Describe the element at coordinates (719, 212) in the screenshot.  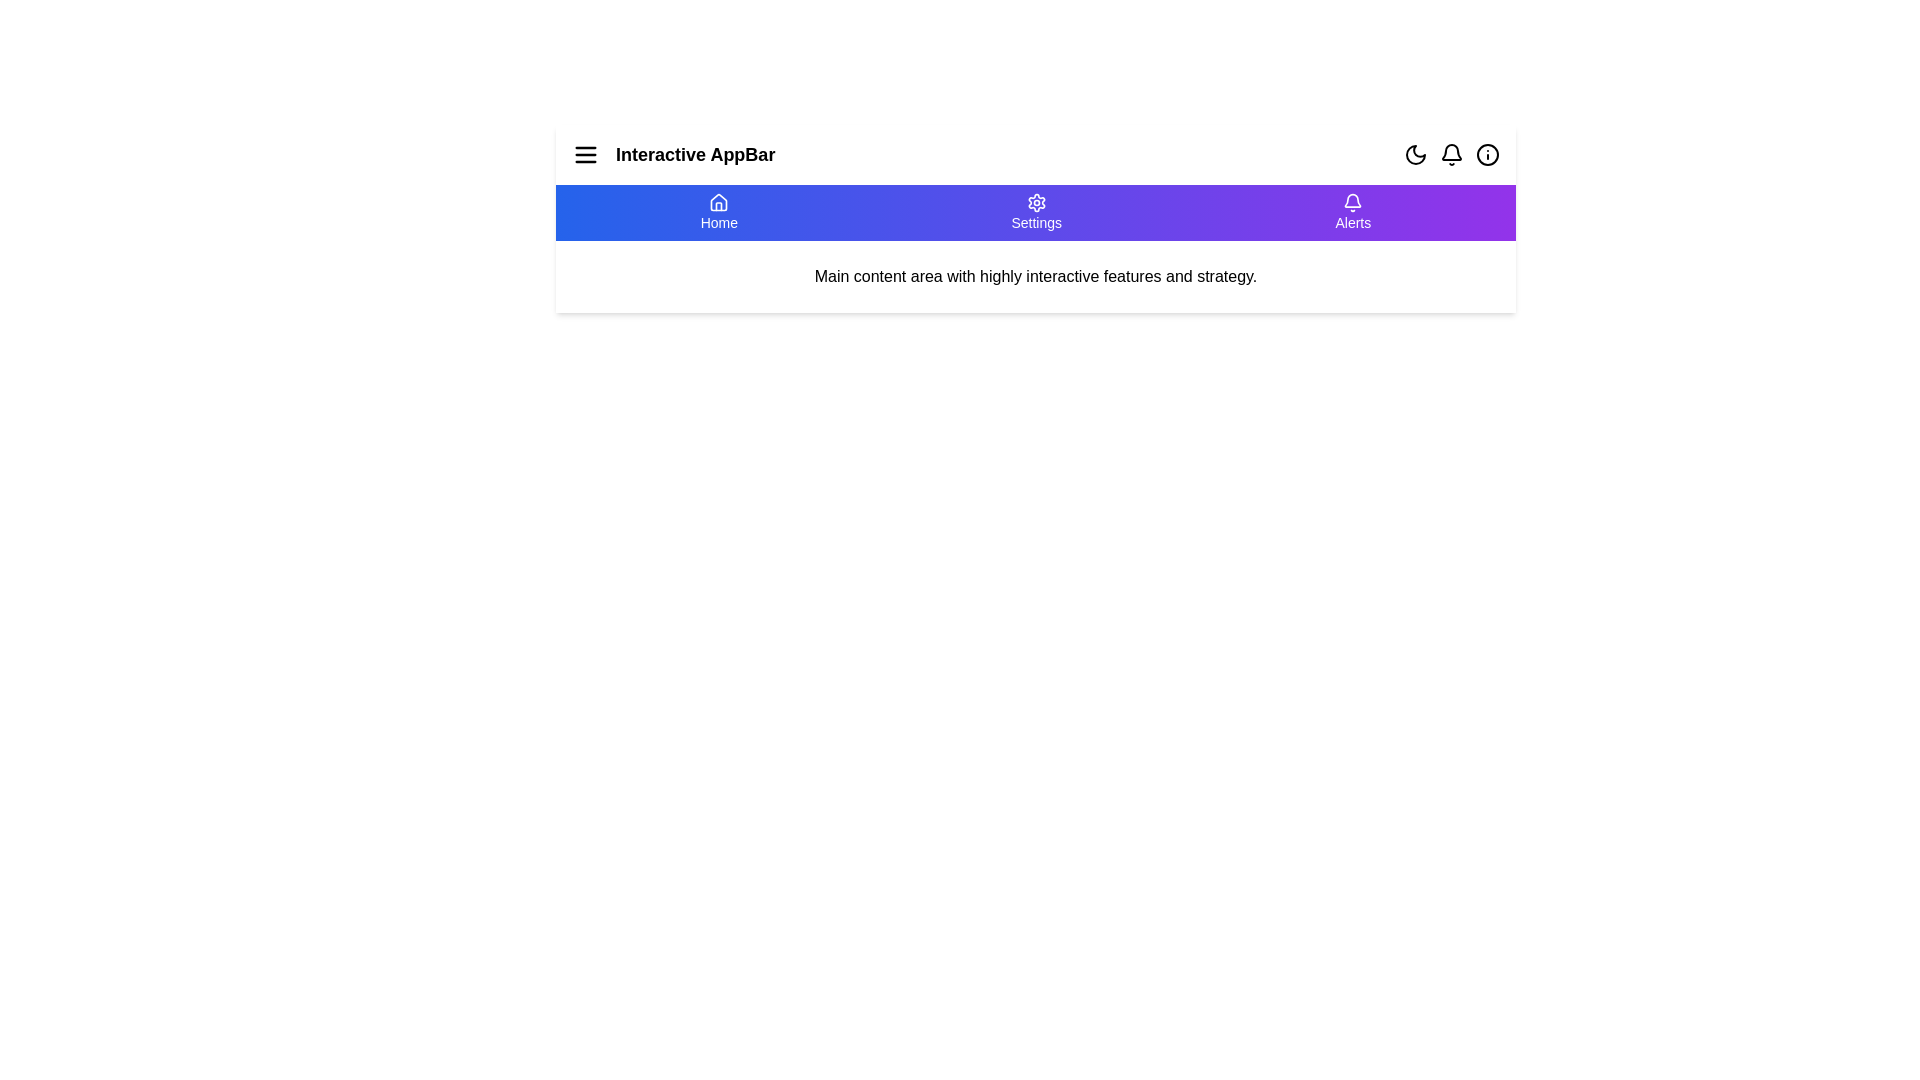
I see `the 'Home' button to navigate to the 'Home' section` at that location.